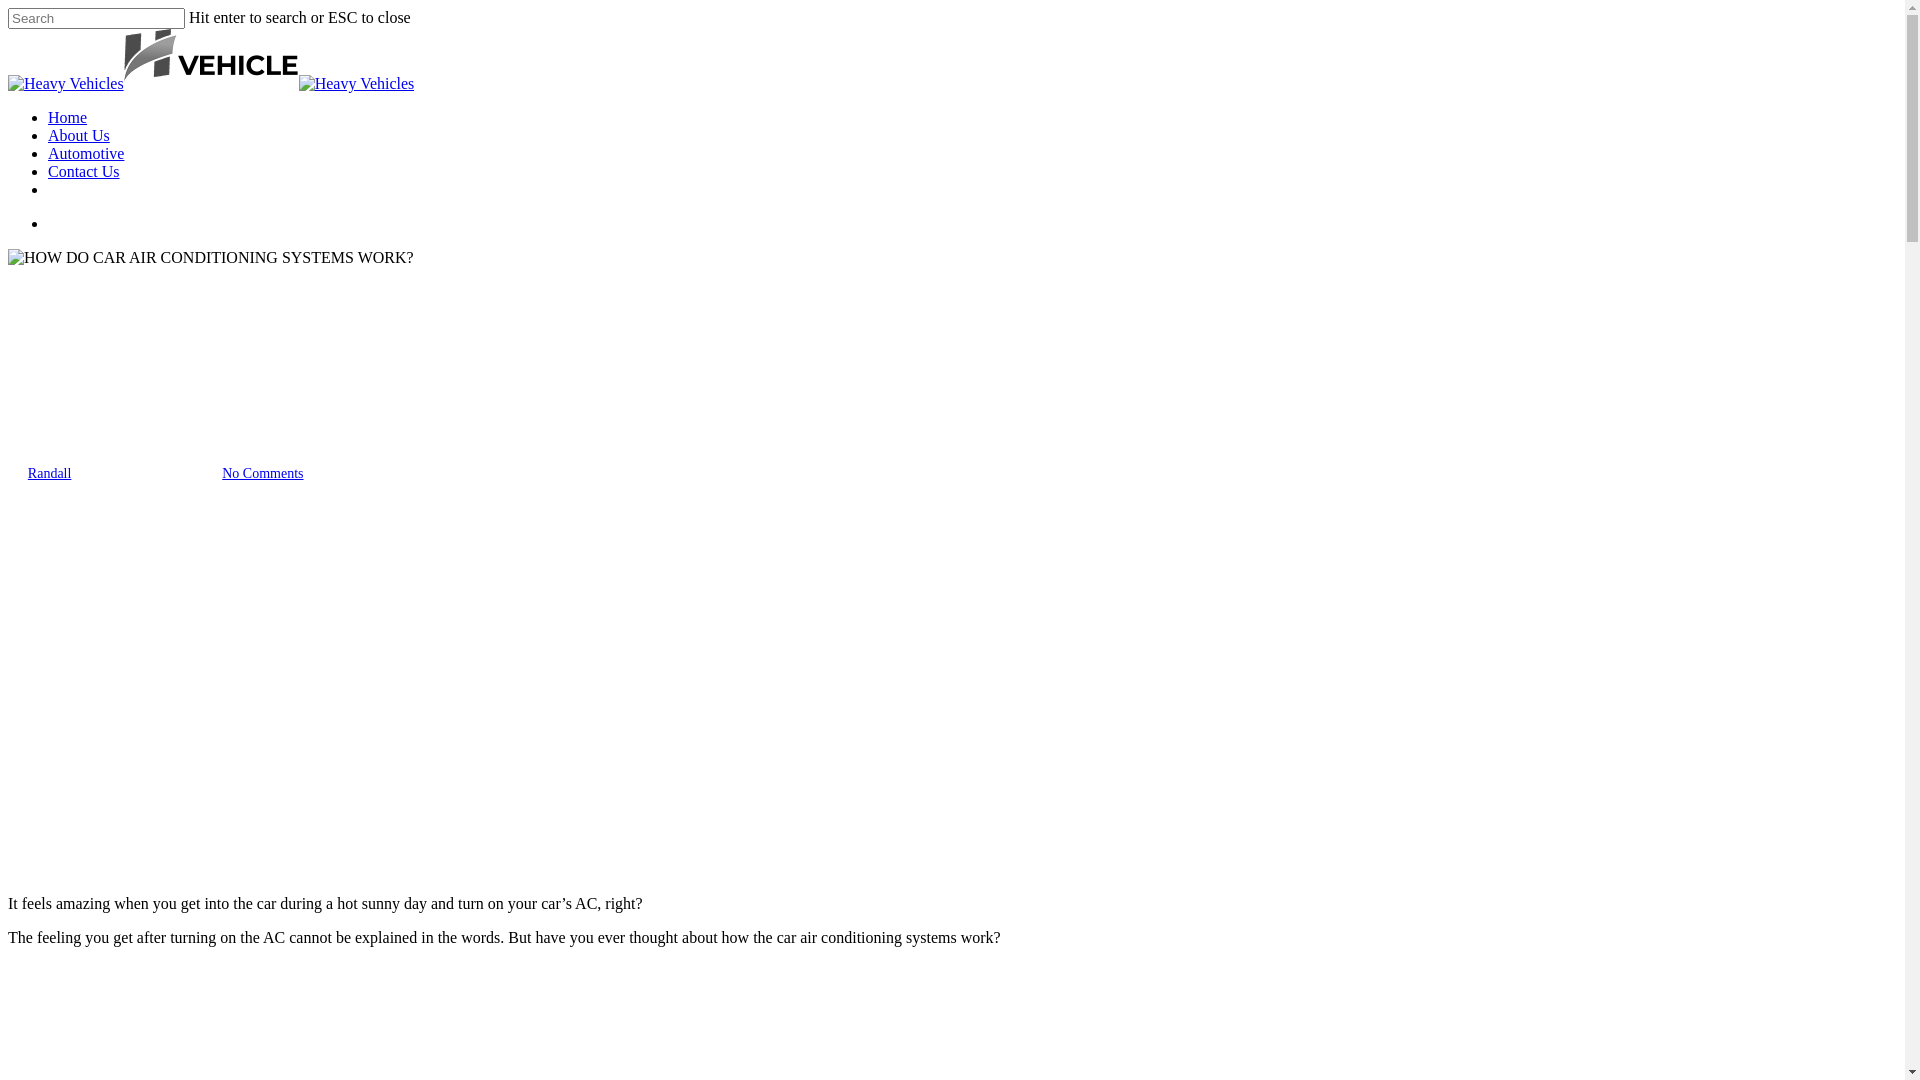 The height and width of the screenshot is (1080, 1920). Describe the element at coordinates (48, 117) in the screenshot. I see `'Home'` at that location.